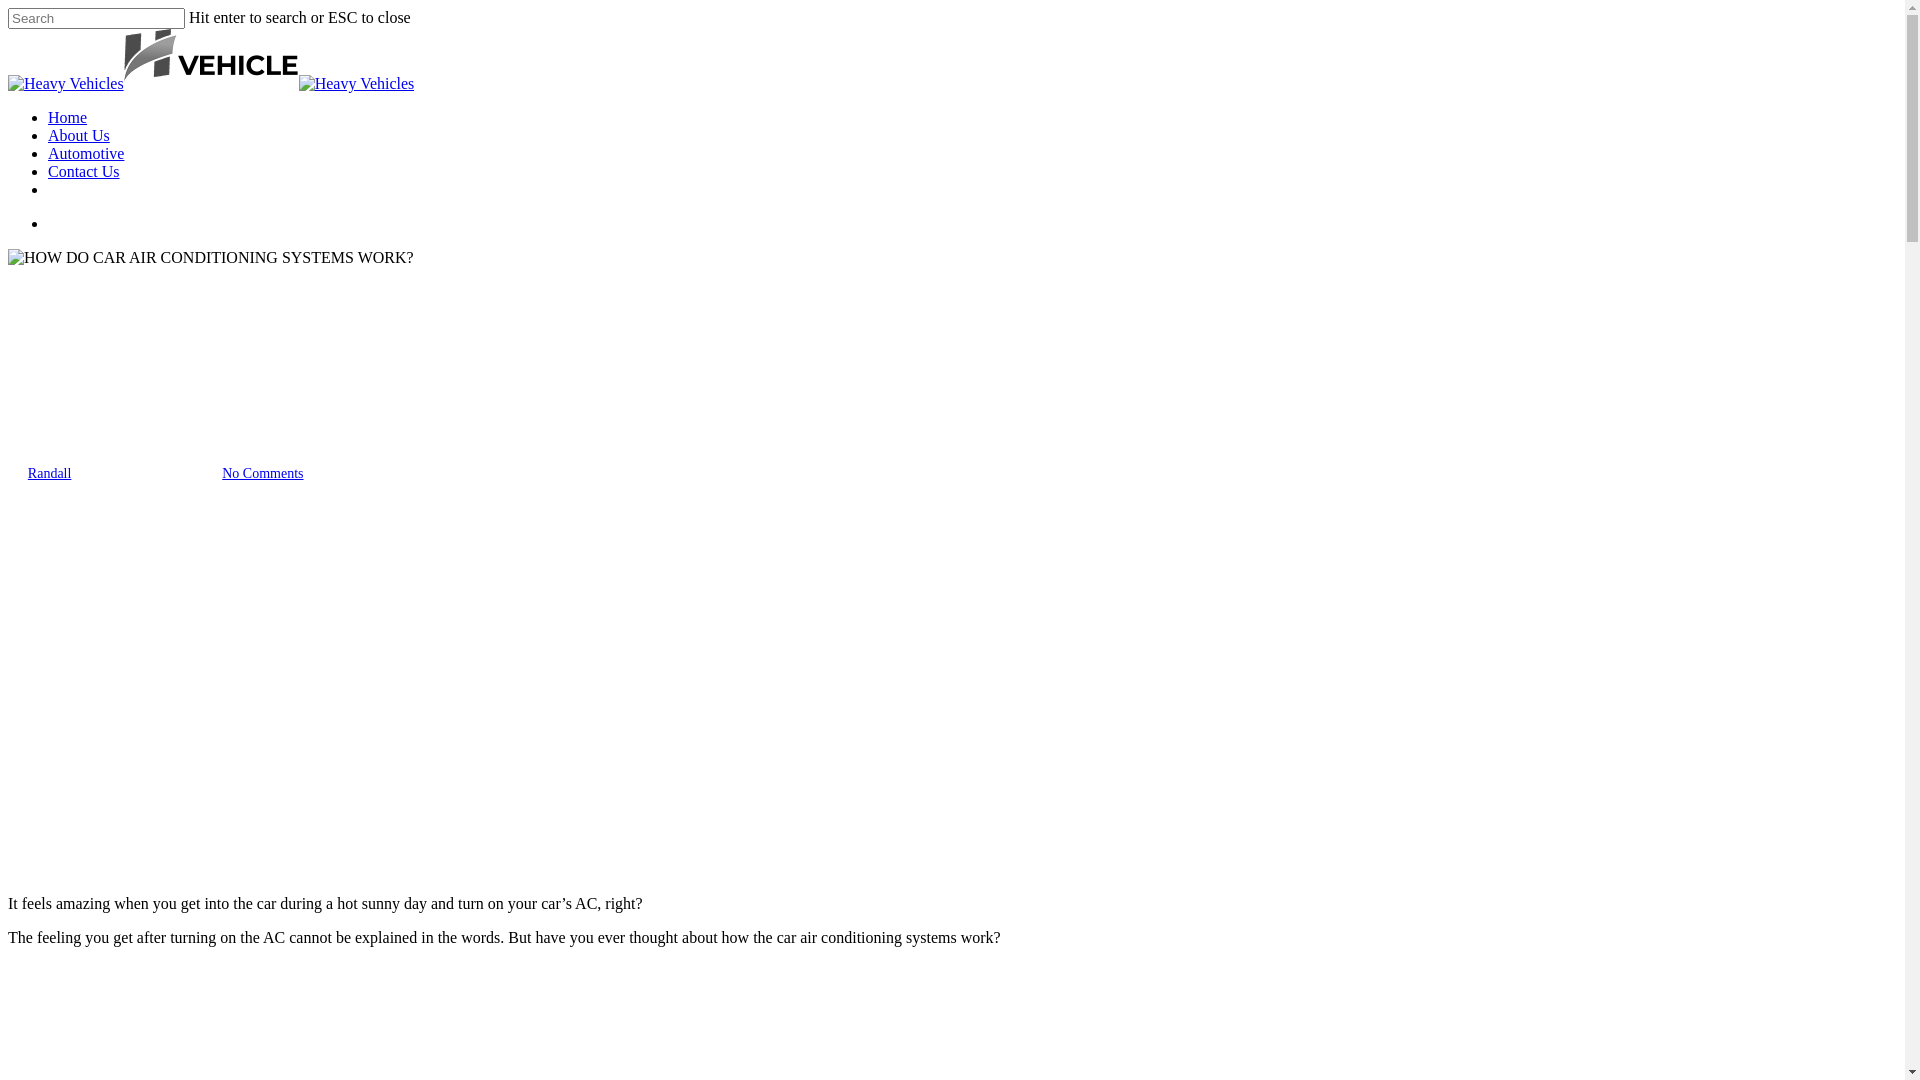 The height and width of the screenshot is (1080, 1920). Describe the element at coordinates (48, 117) in the screenshot. I see `'Home'` at that location.